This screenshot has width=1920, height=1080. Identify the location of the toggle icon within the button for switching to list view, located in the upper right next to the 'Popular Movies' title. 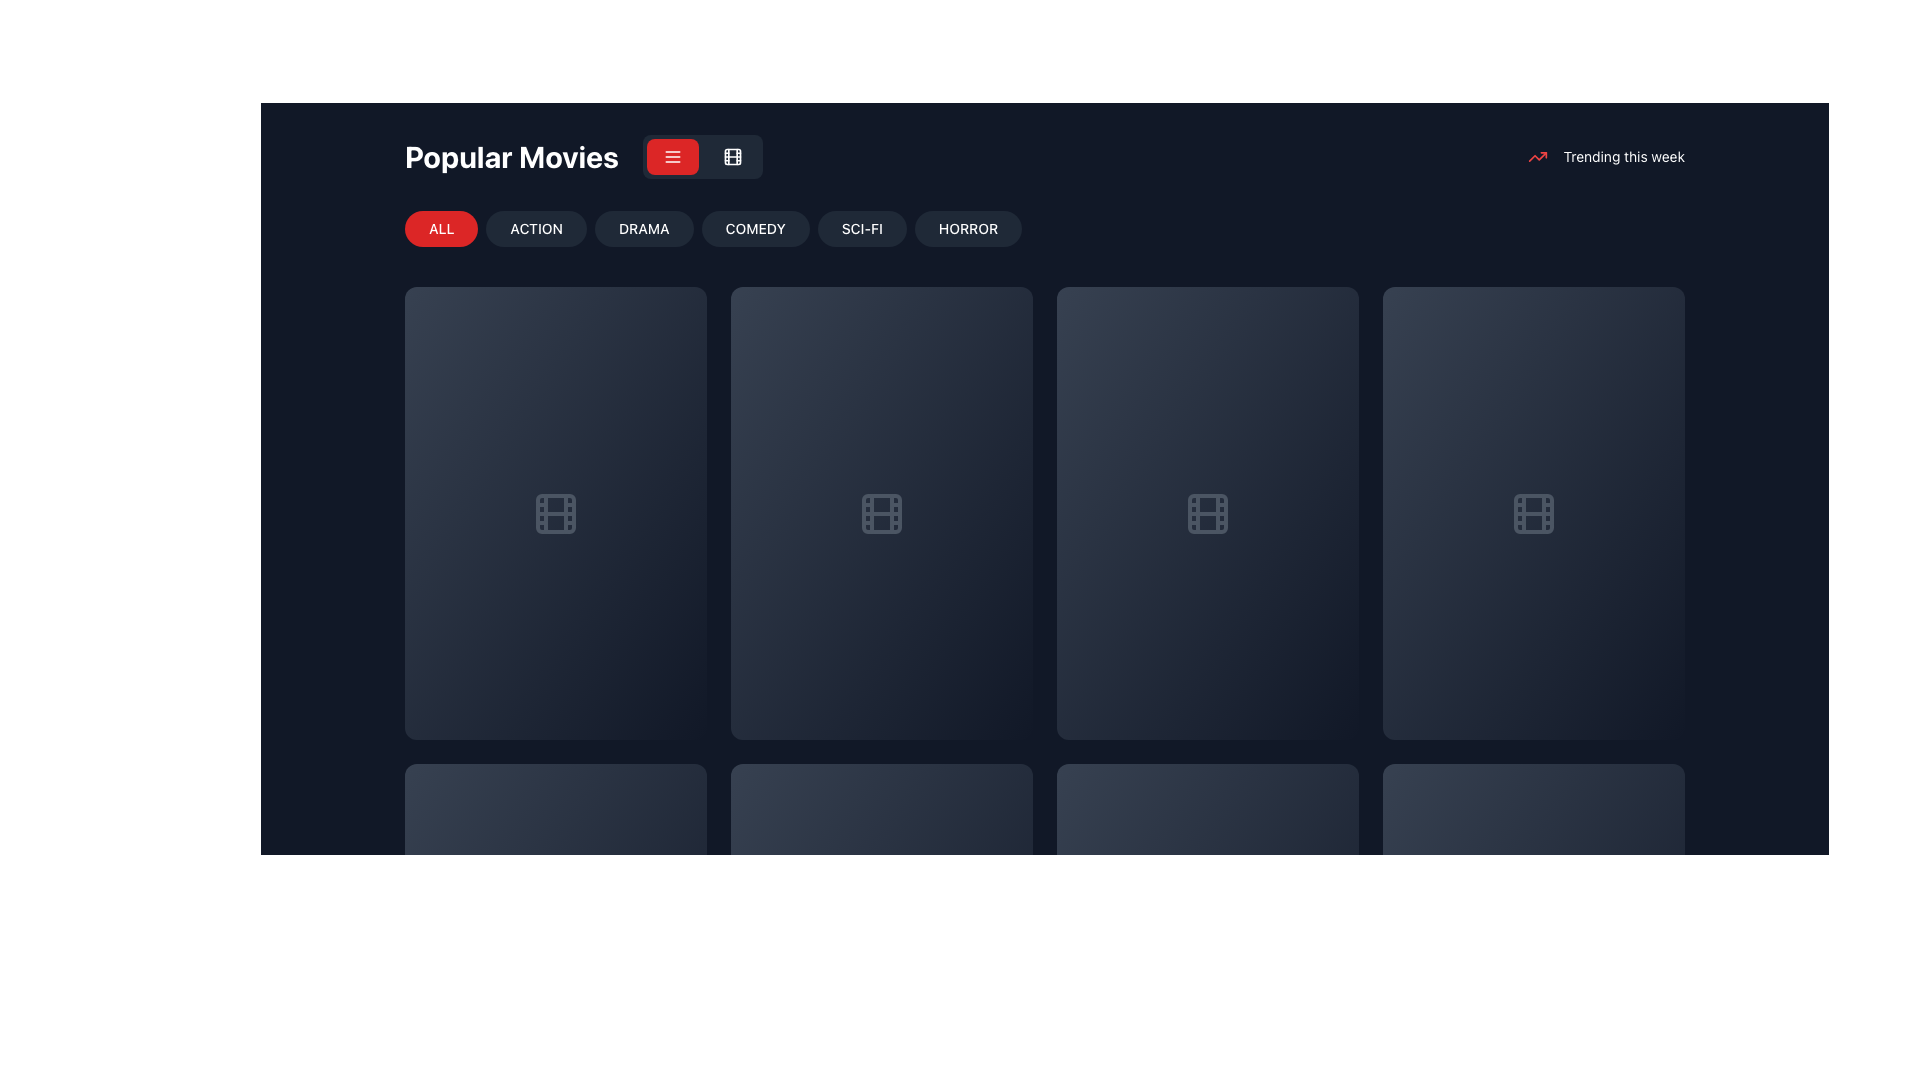
(672, 156).